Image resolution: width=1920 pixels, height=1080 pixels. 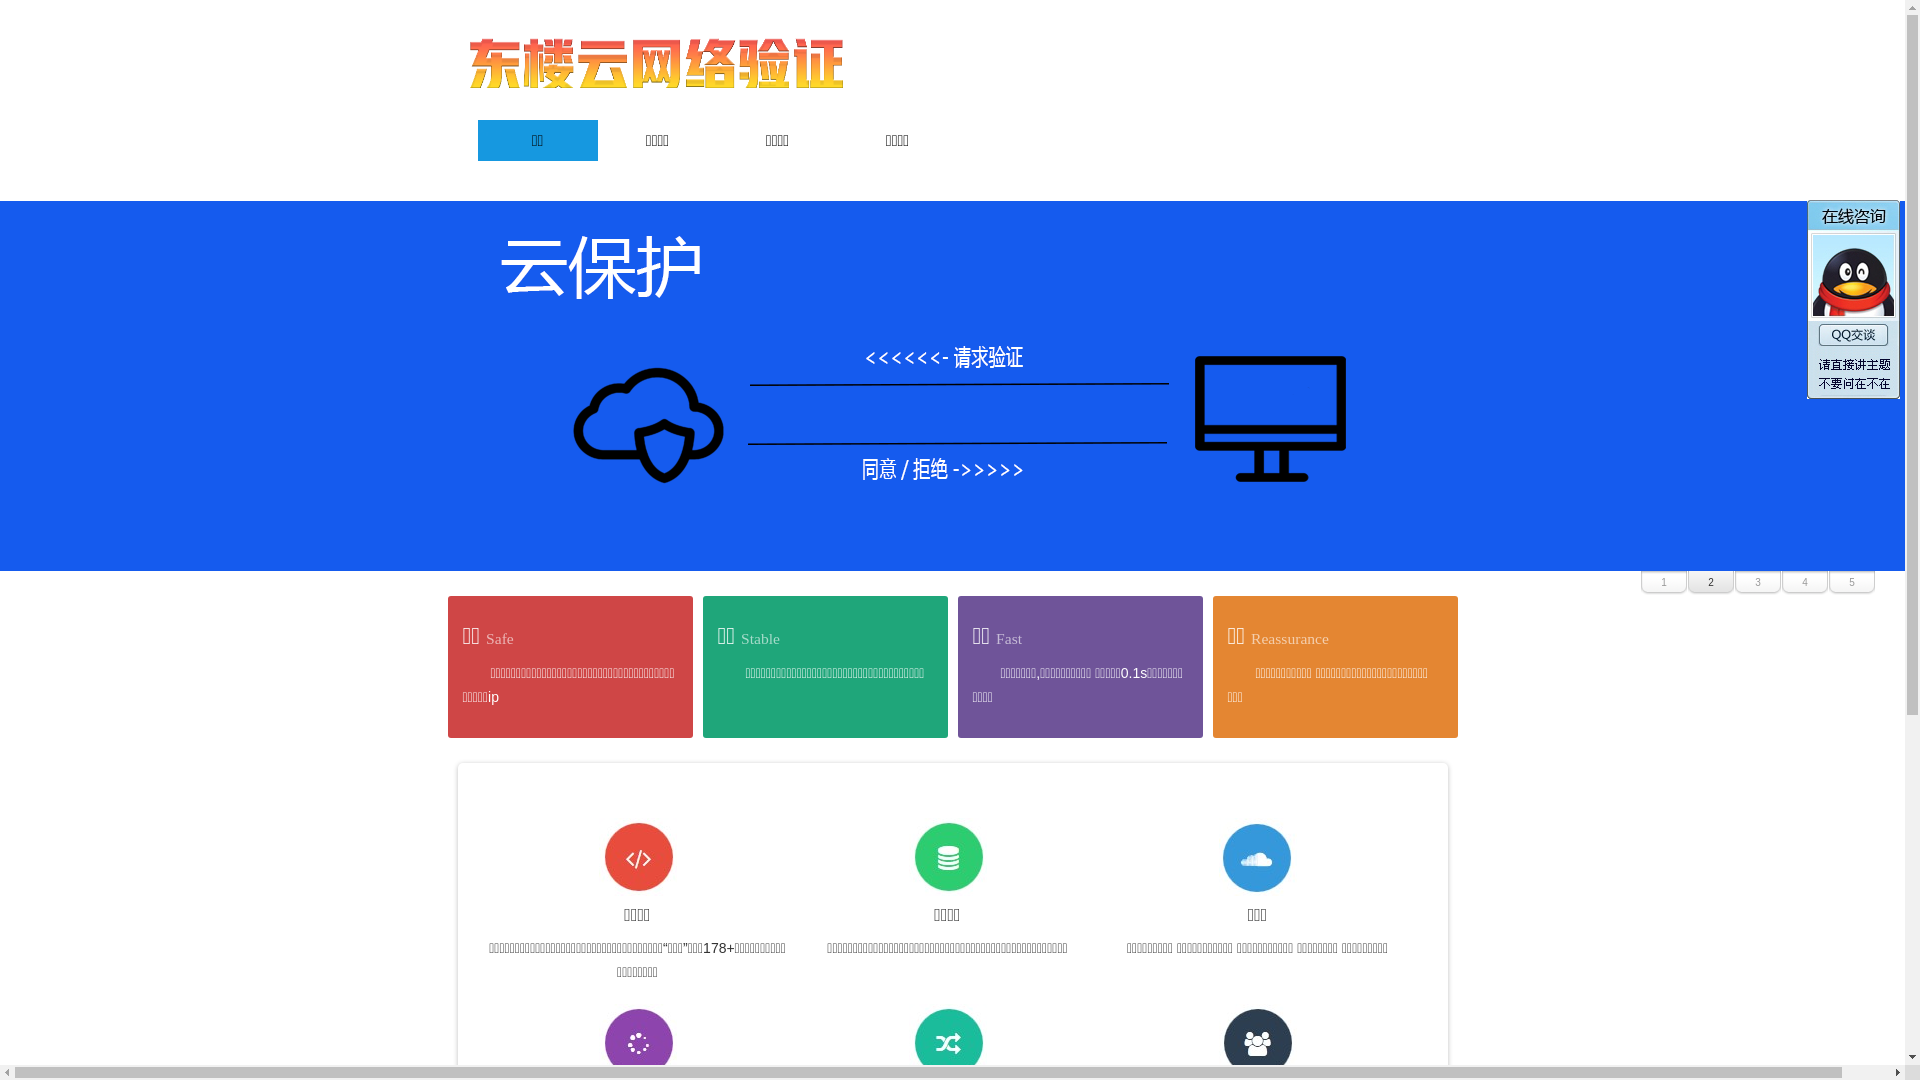 I want to click on '4', so click(x=1804, y=582).